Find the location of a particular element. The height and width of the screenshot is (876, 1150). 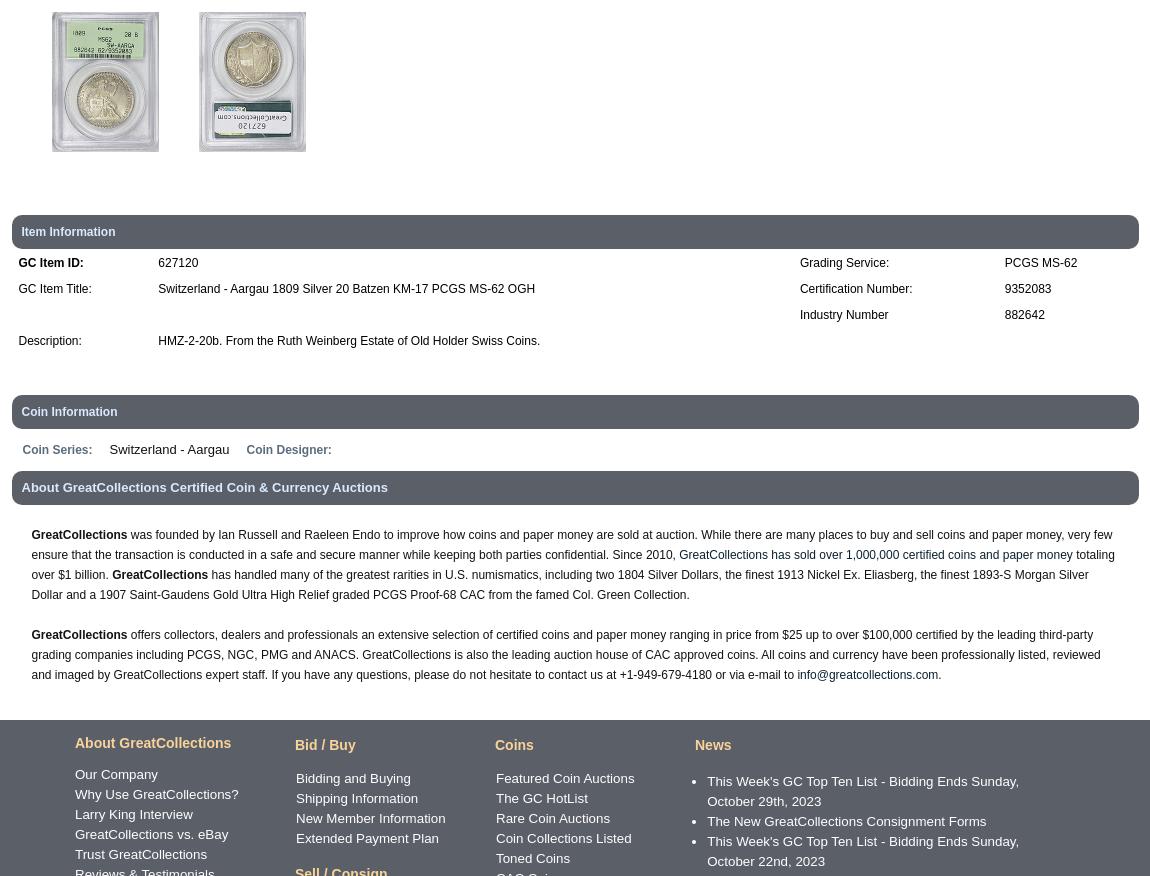

'Item Information' is located at coordinates (66, 230).